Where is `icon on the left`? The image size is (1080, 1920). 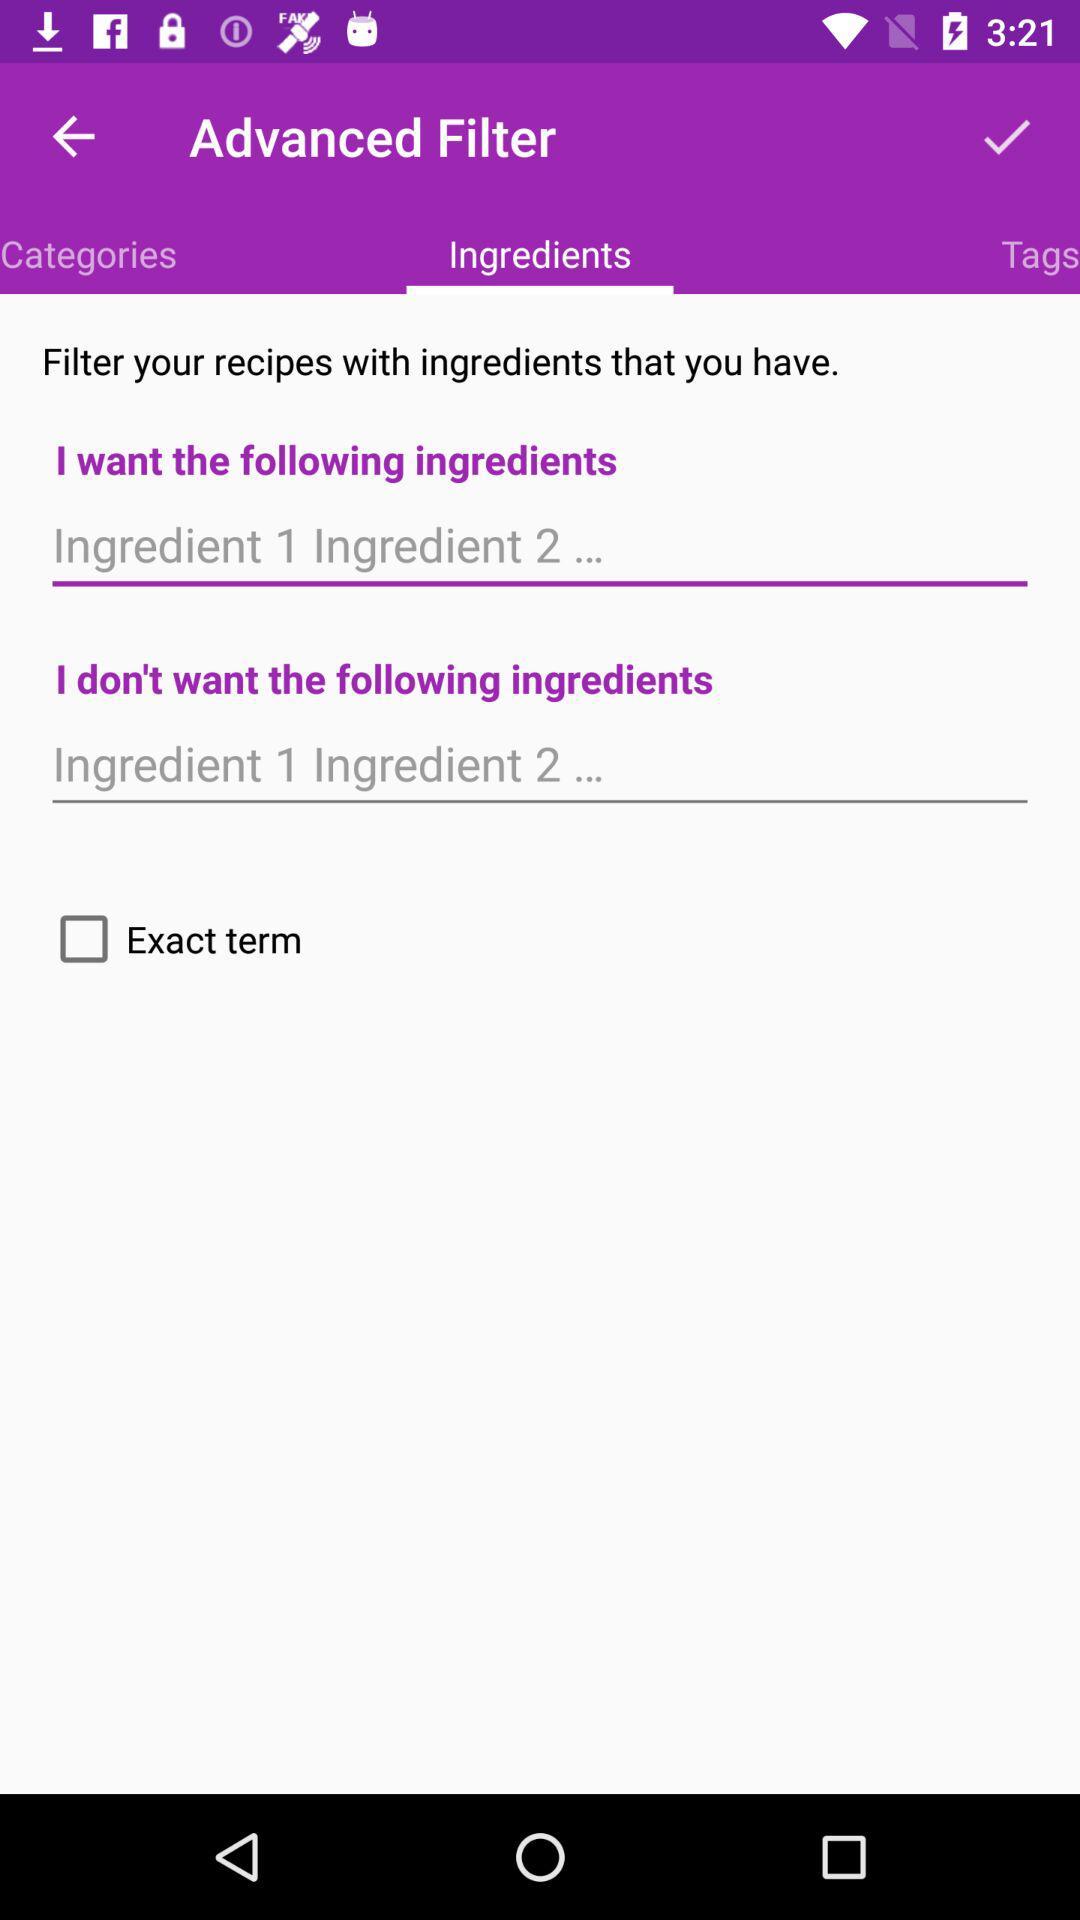 icon on the left is located at coordinates (171, 938).